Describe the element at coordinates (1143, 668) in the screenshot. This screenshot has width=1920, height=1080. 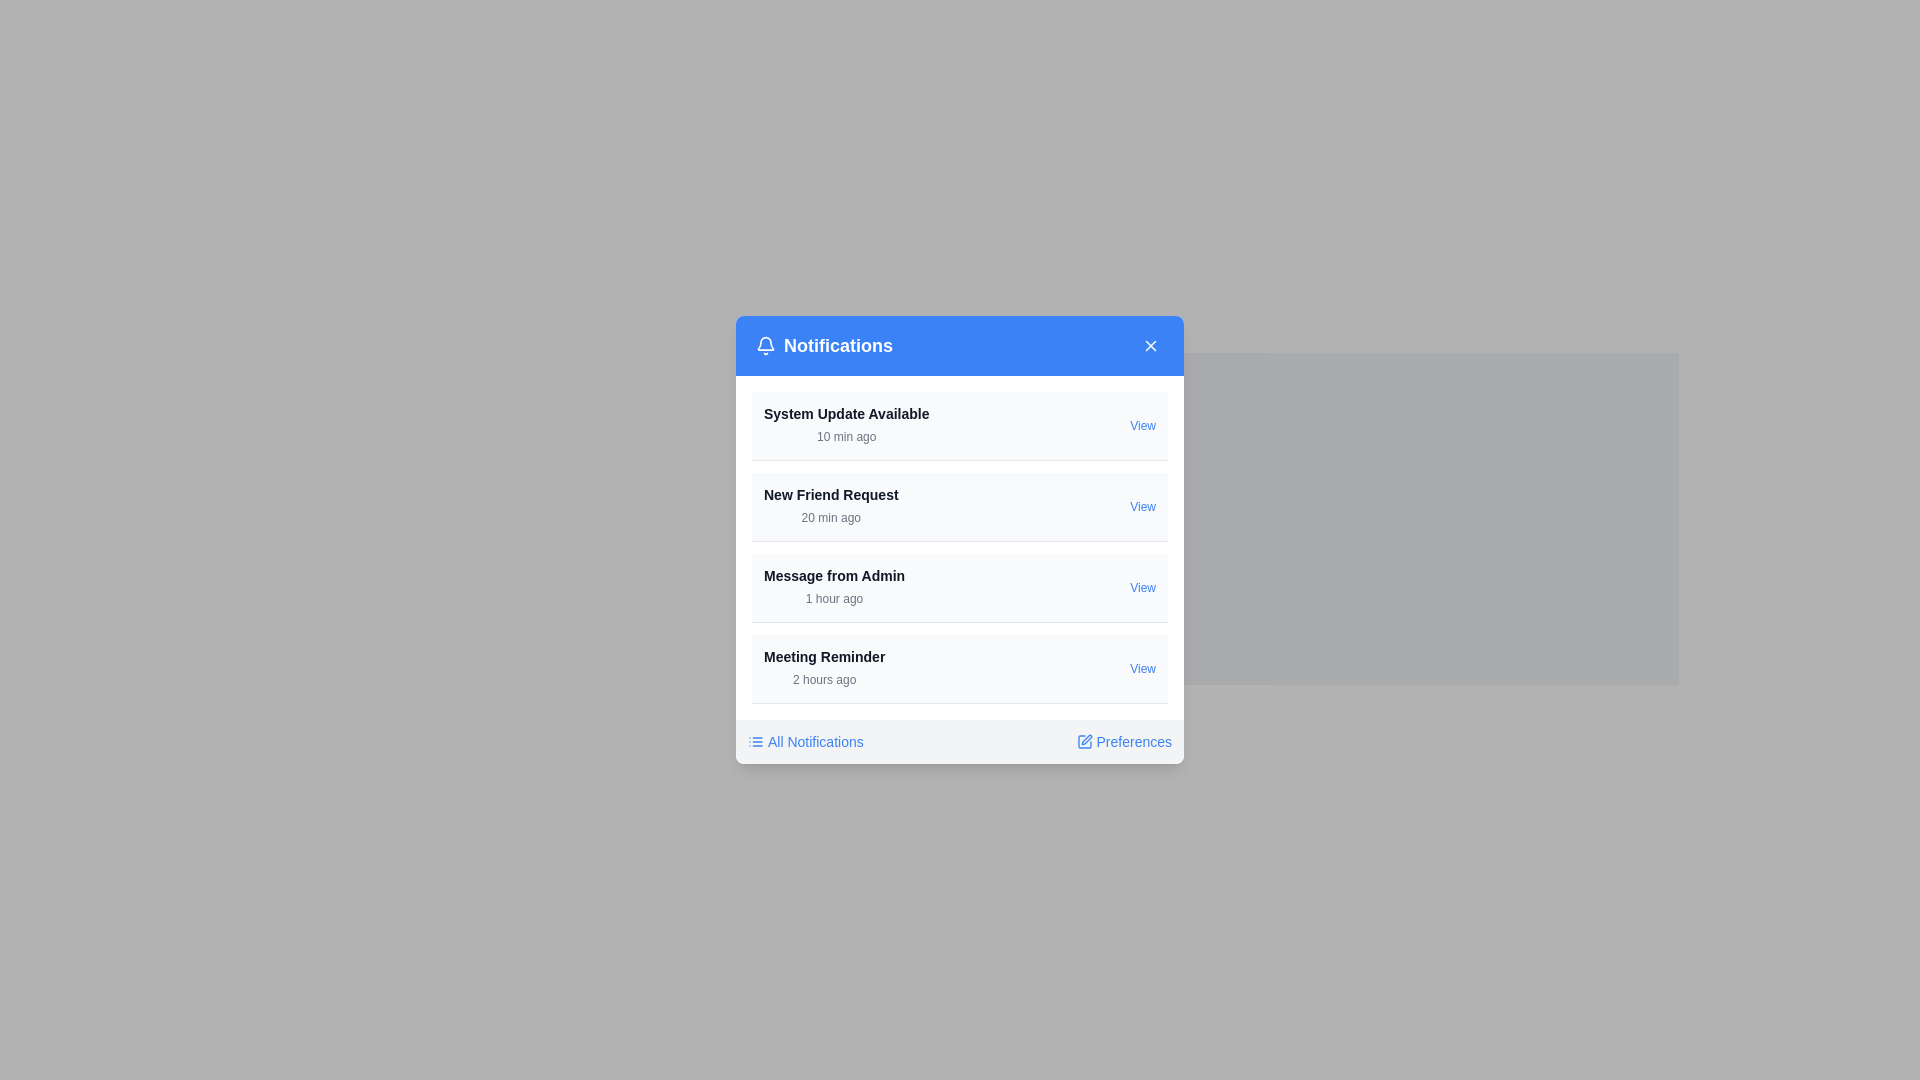
I see `the 'View' hyperlink located at the bottom of the notifications panel, specifically for the 'Meeting Reminder' notification` at that location.